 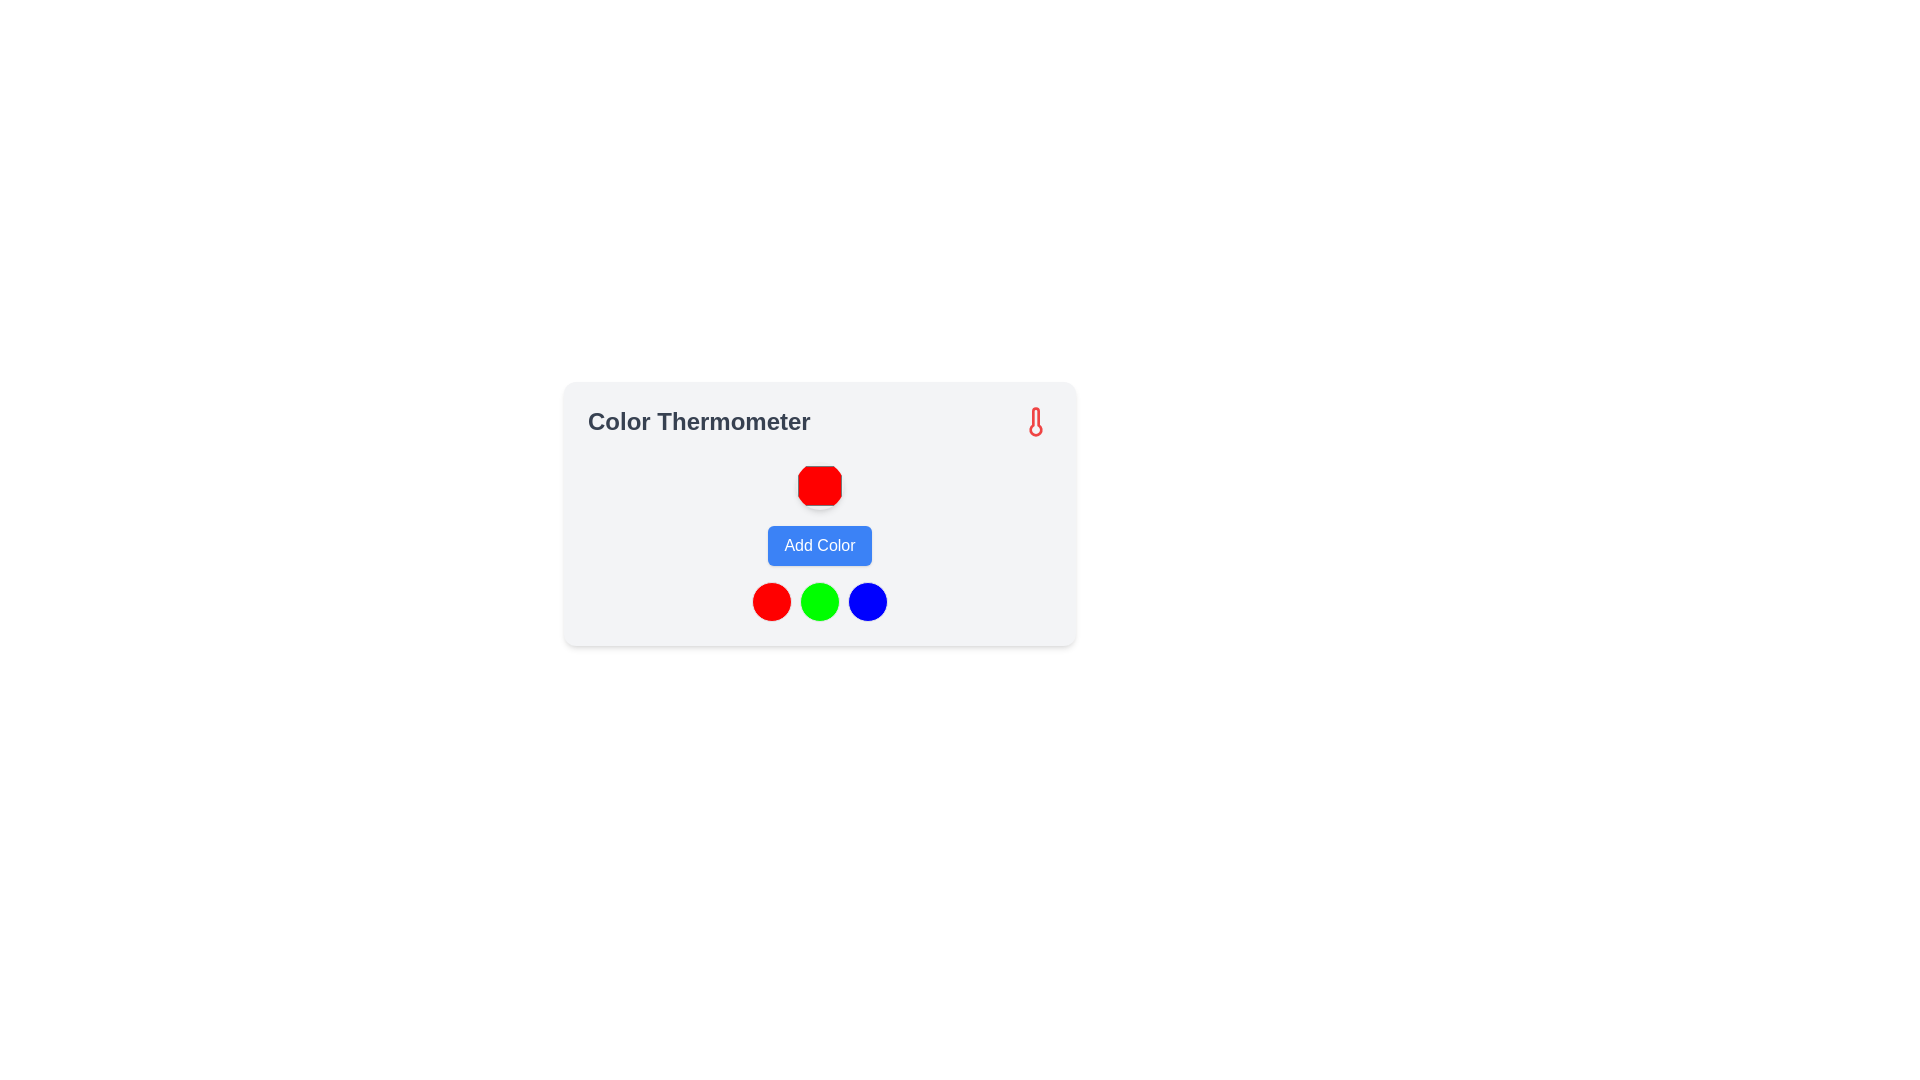 I want to click on the thermometer icon located at the top-right corner of the interface, so click(x=1036, y=420).